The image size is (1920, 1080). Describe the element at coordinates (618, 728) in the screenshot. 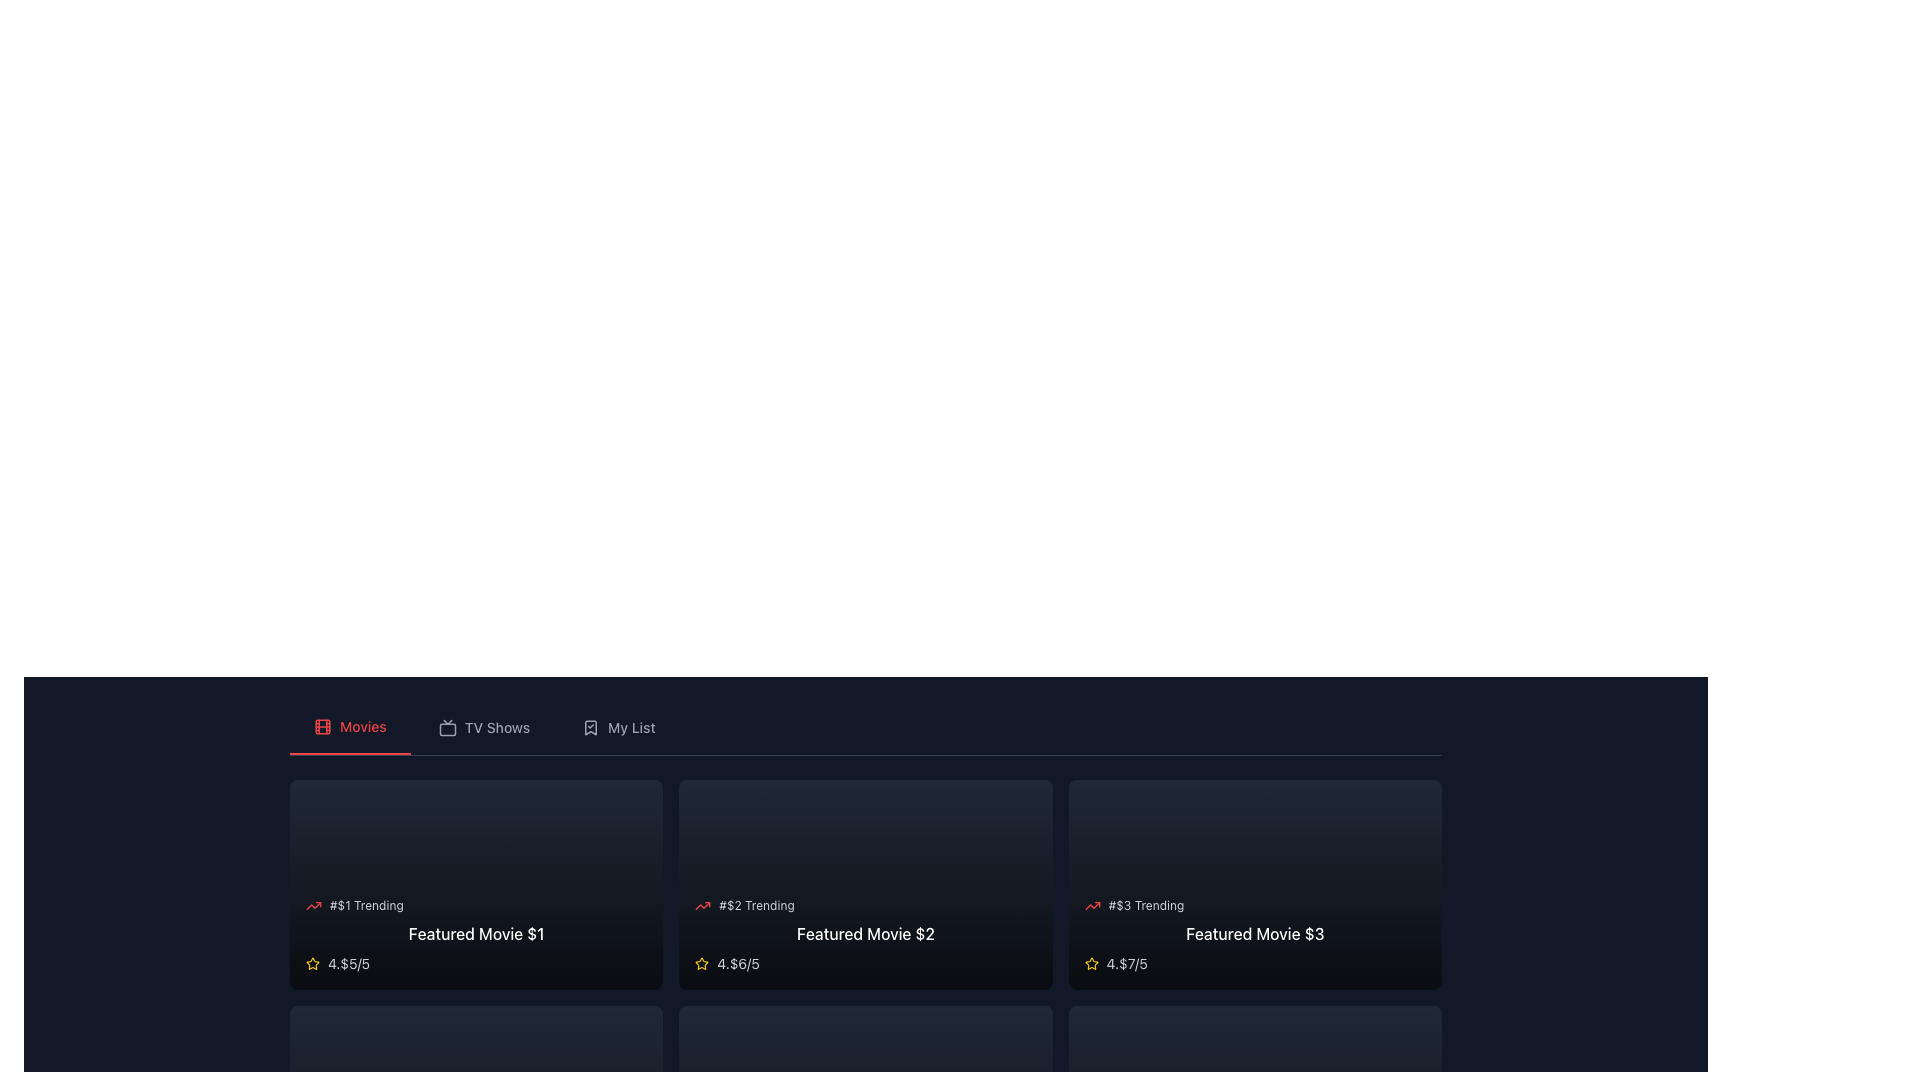

I see `the 'My List' button, which features a bookmark icon with a checkmark` at that location.